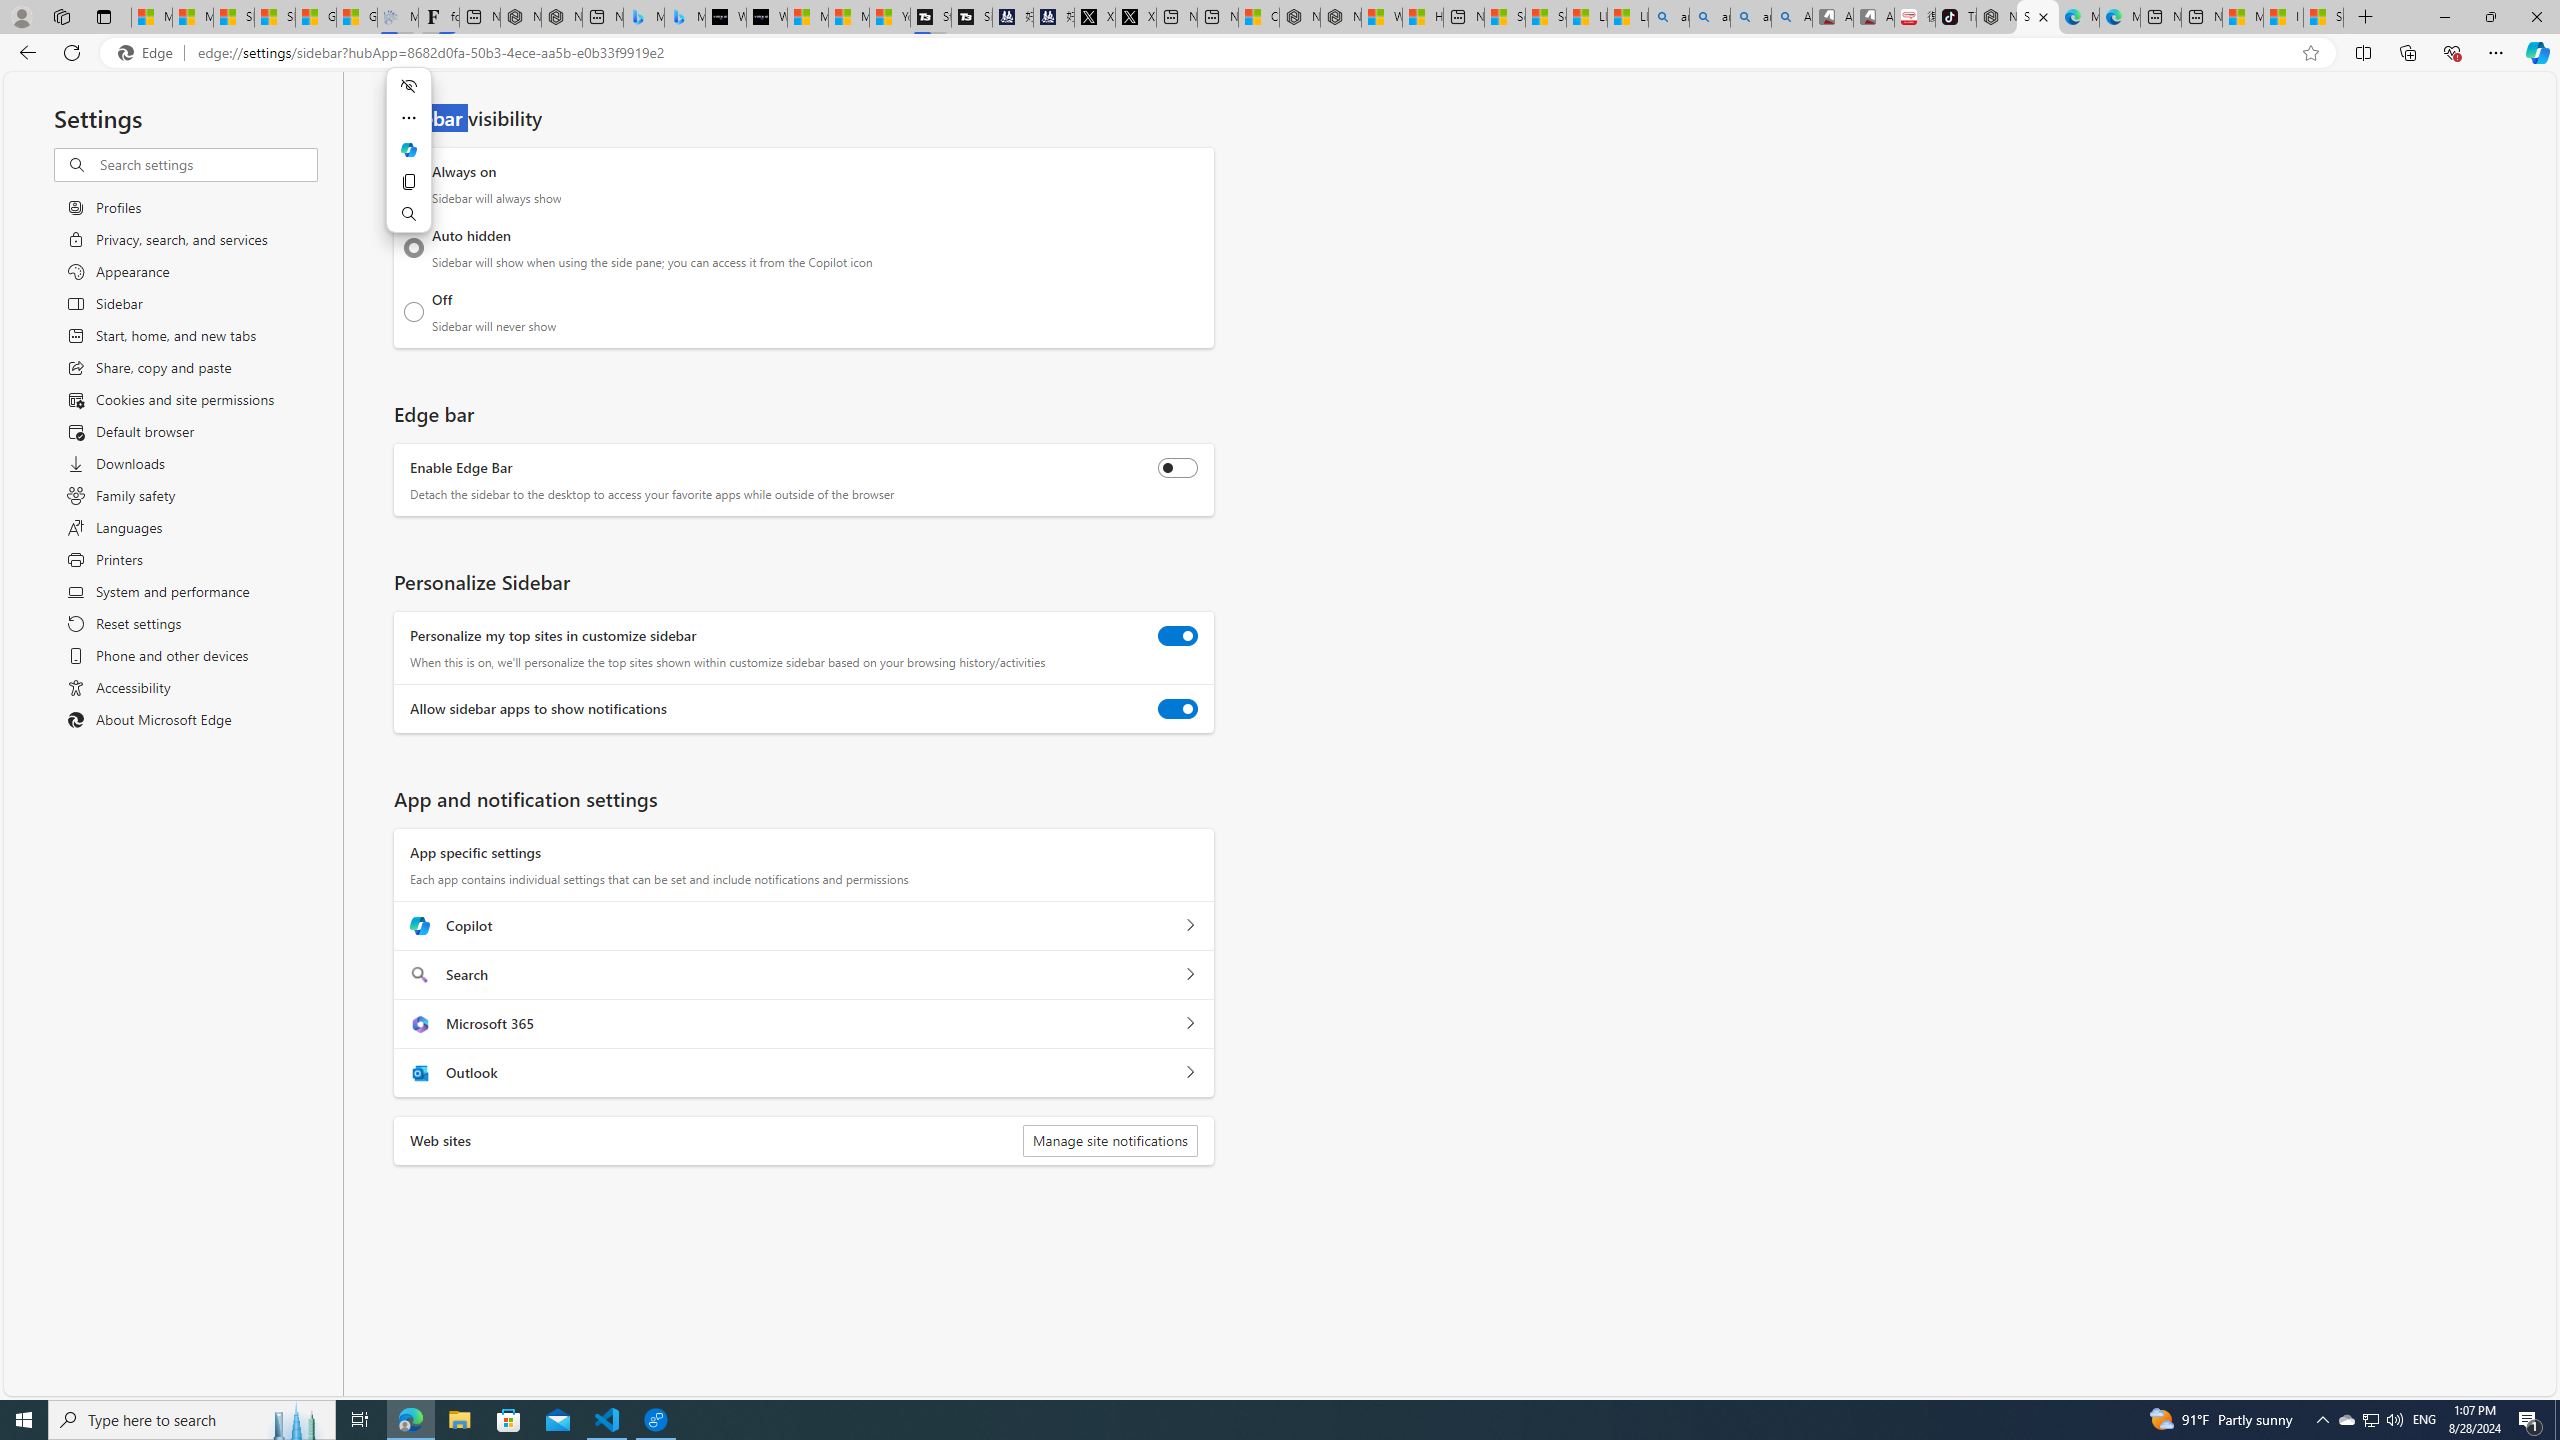 The image size is (2560, 1440). Describe the element at coordinates (148, 53) in the screenshot. I see `'Edge'` at that location.